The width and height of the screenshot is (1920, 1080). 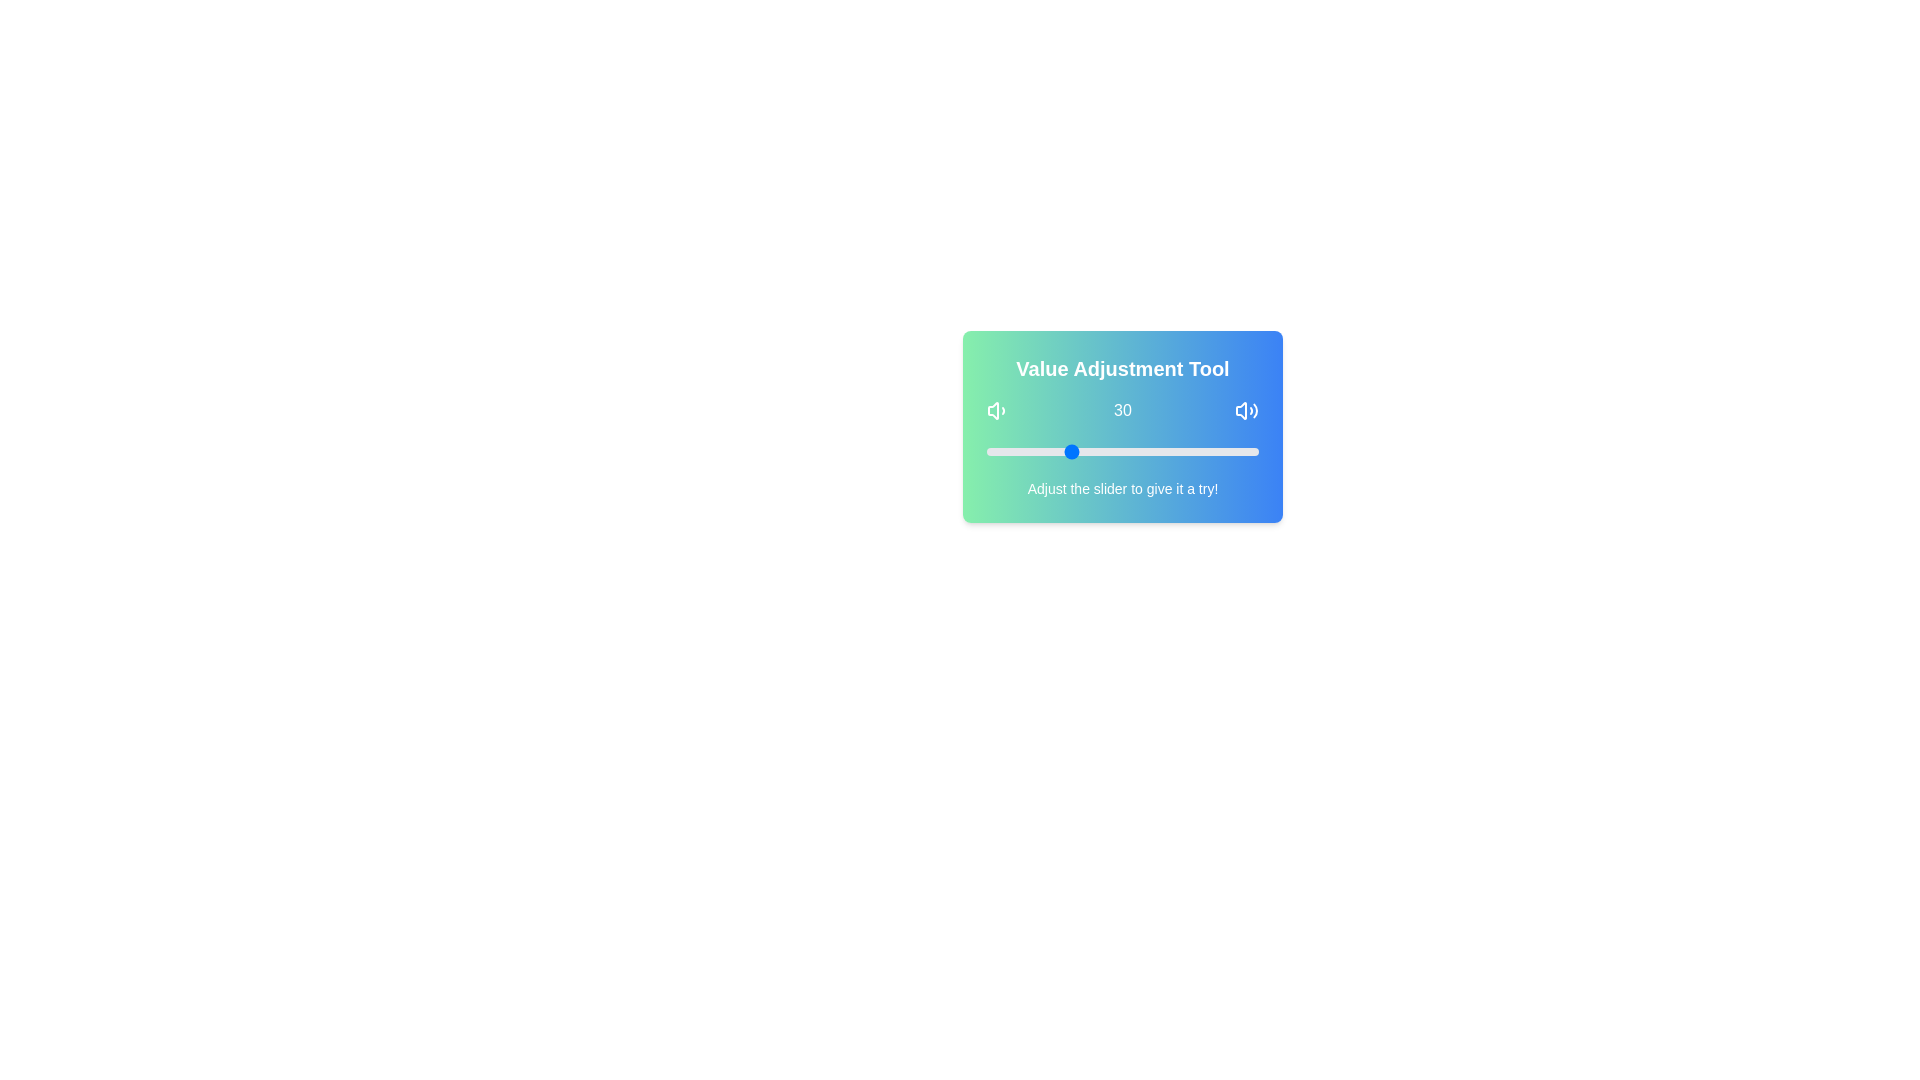 What do you see at coordinates (1166, 451) in the screenshot?
I see `the slider` at bounding box center [1166, 451].